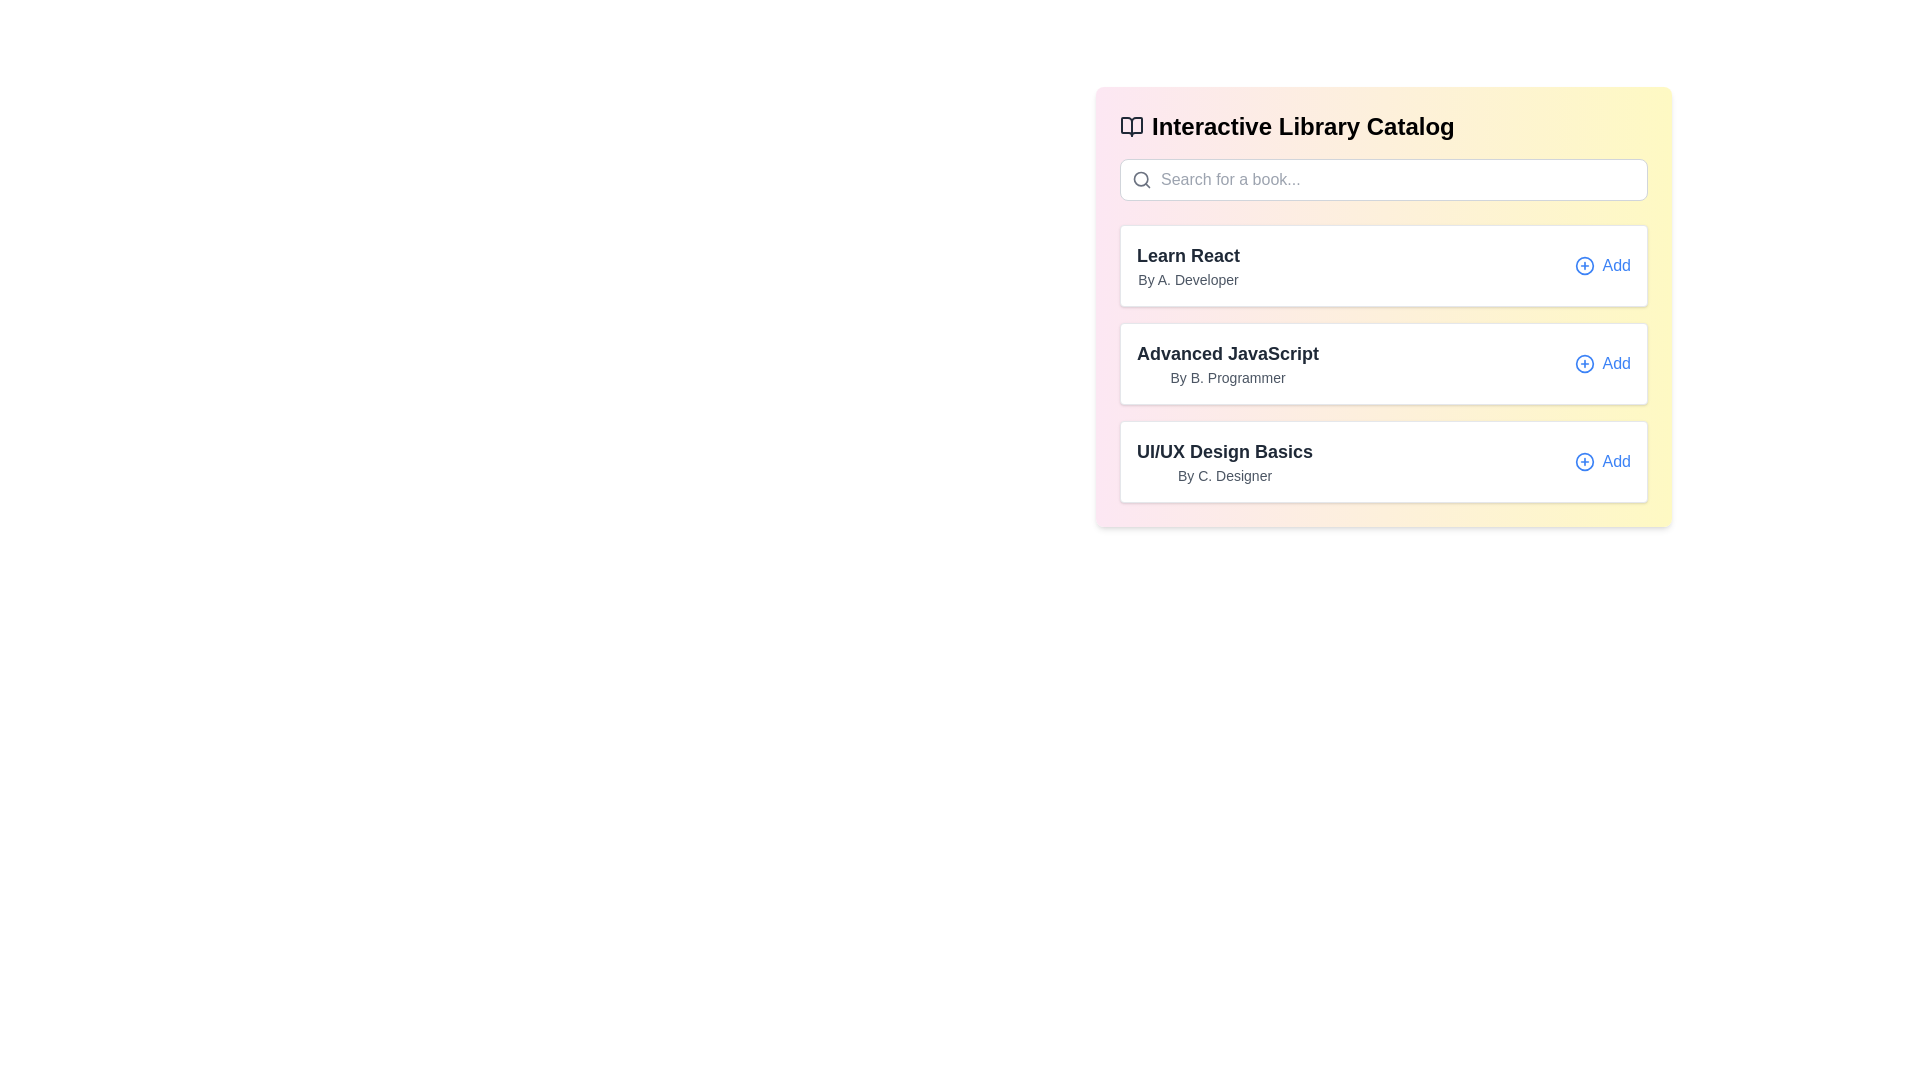 This screenshot has width=1920, height=1080. Describe the element at coordinates (1382, 363) in the screenshot. I see `the list item representing the course 'Advanced JavaScript' authored by 'B. Programmer' for additional interactions` at that location.